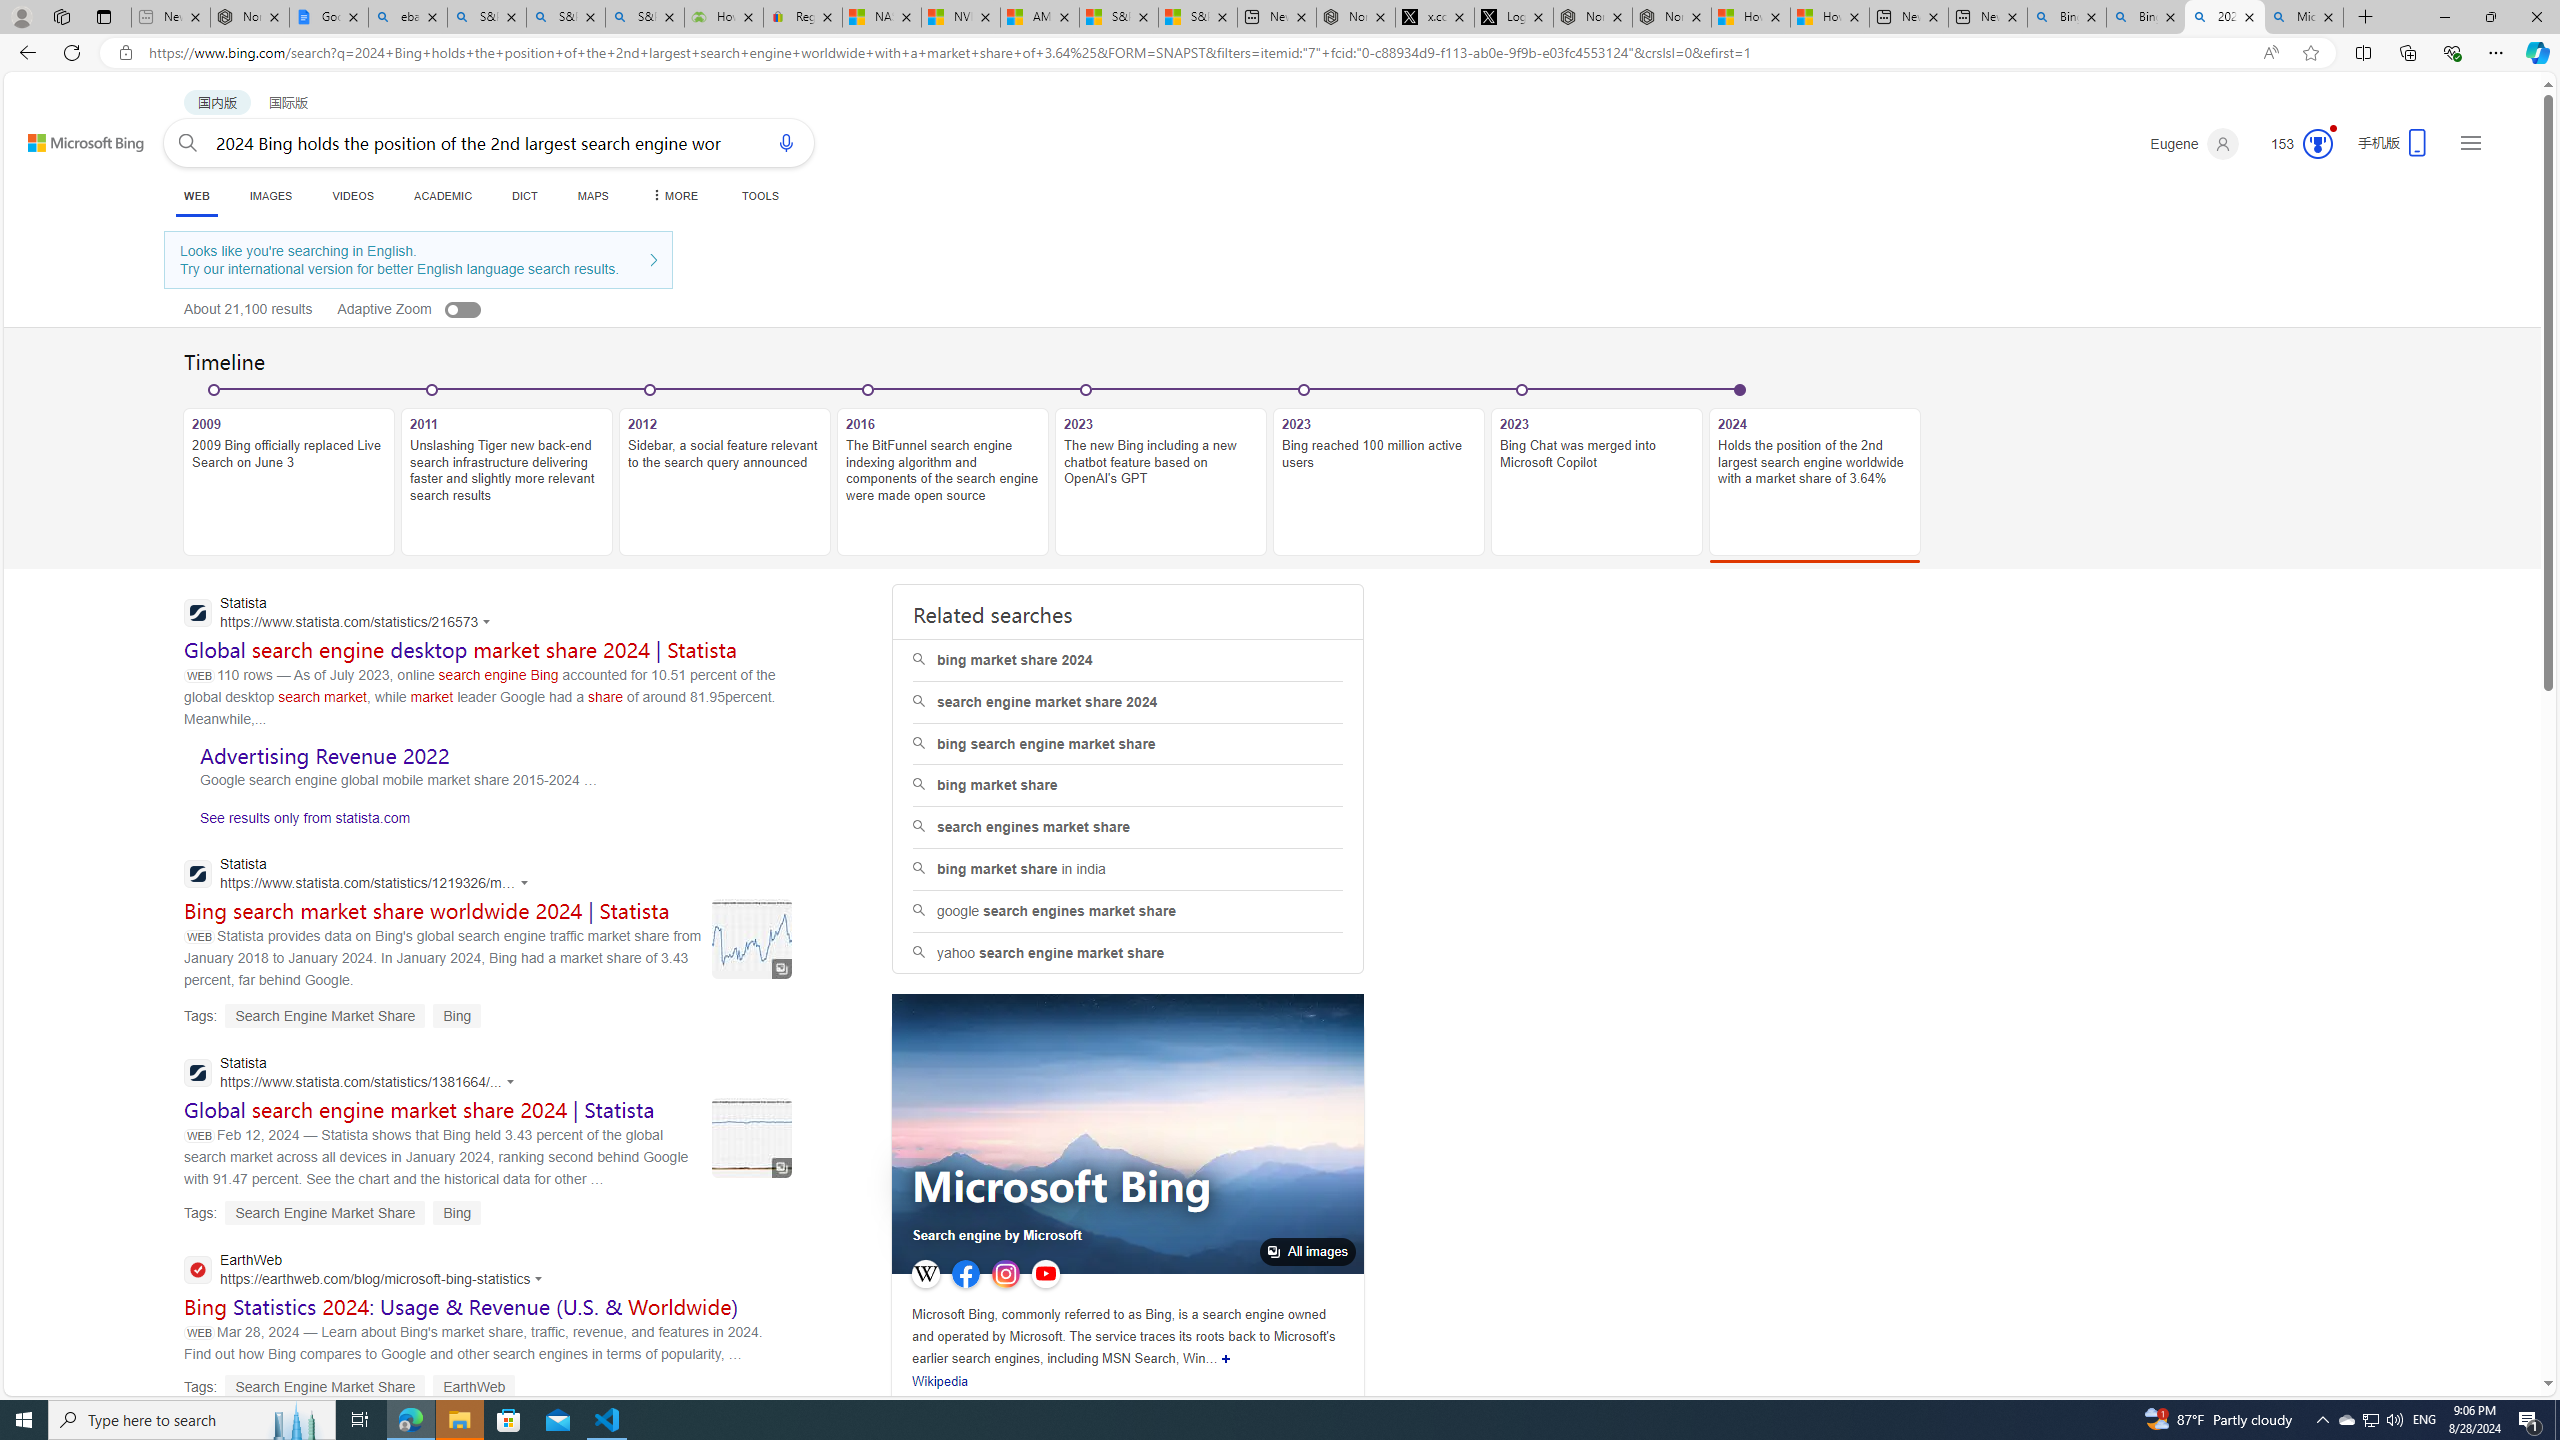  What do you see at coordinates (2502, 1324) in the screenshot?
I see `'Search more'` at bounding box center [2502, 1324].